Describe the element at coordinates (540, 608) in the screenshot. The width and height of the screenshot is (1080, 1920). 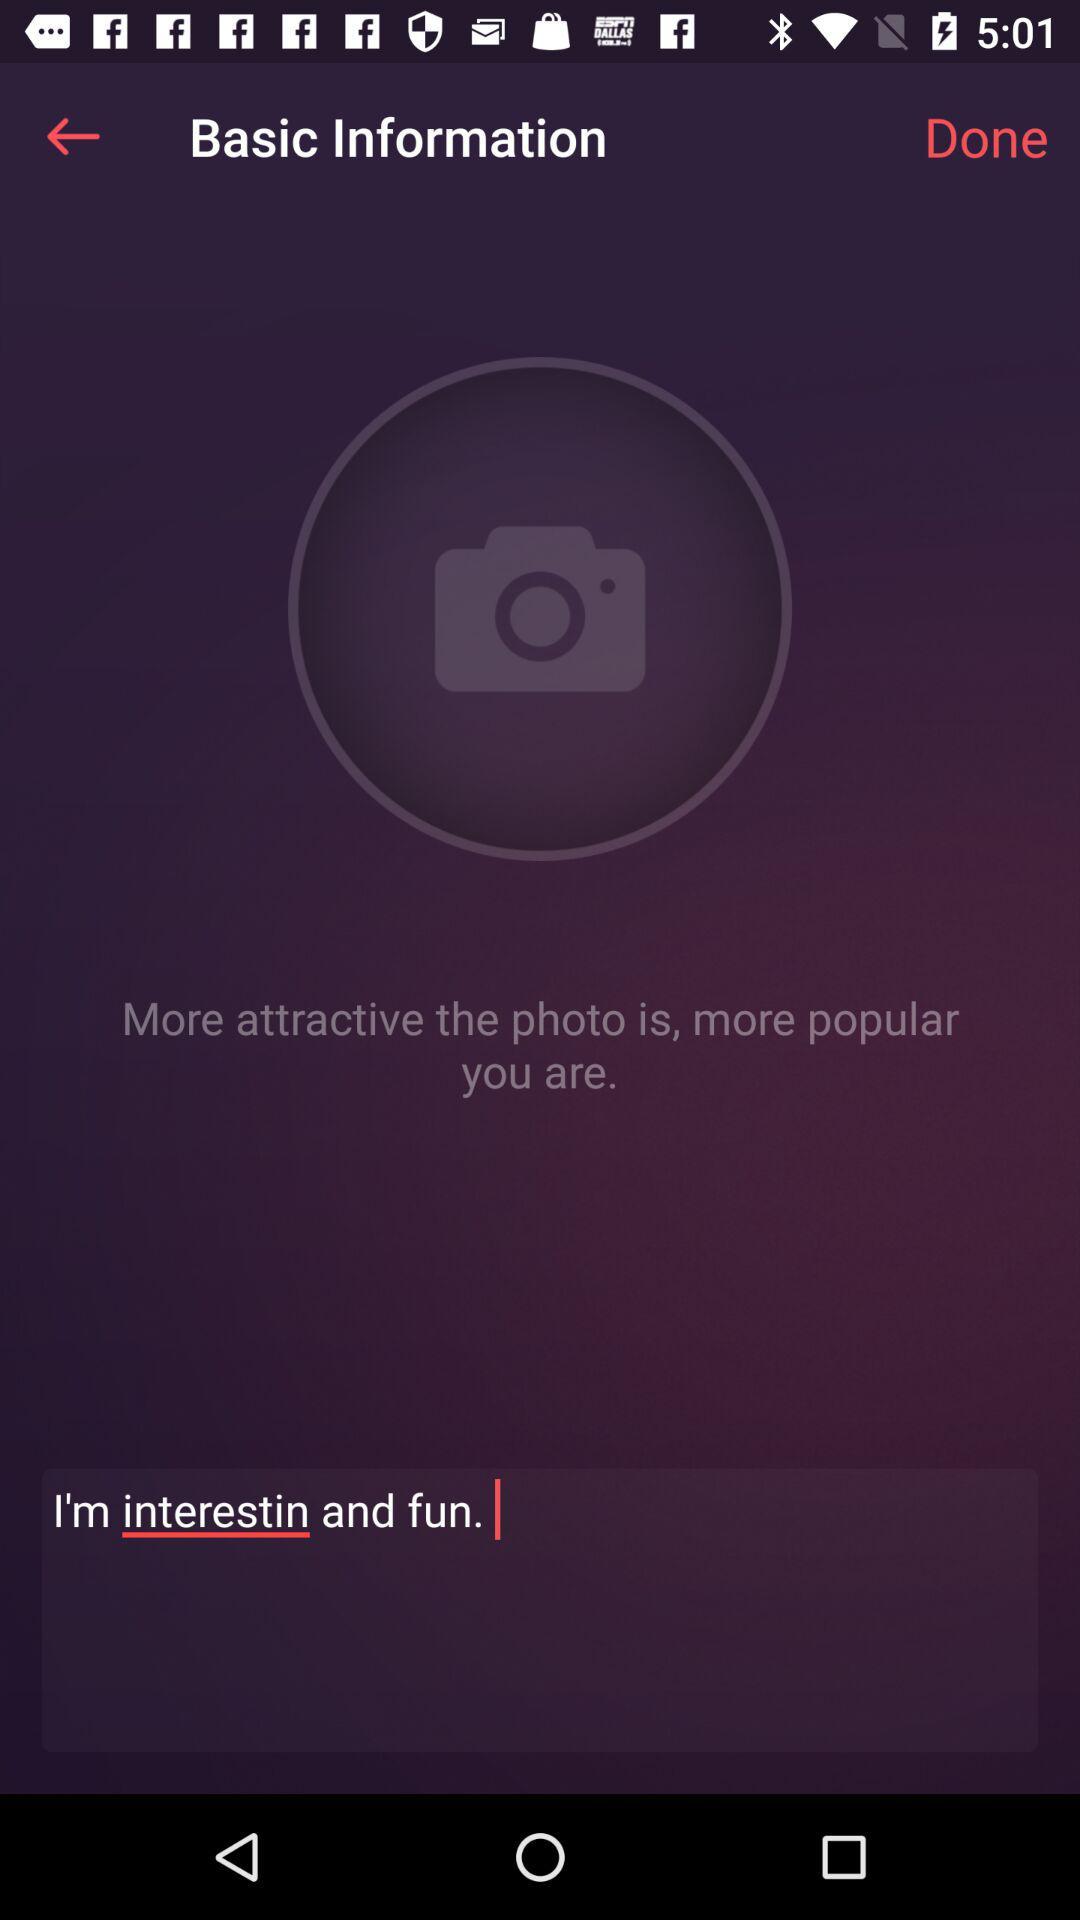
I see `open camera` at that location.